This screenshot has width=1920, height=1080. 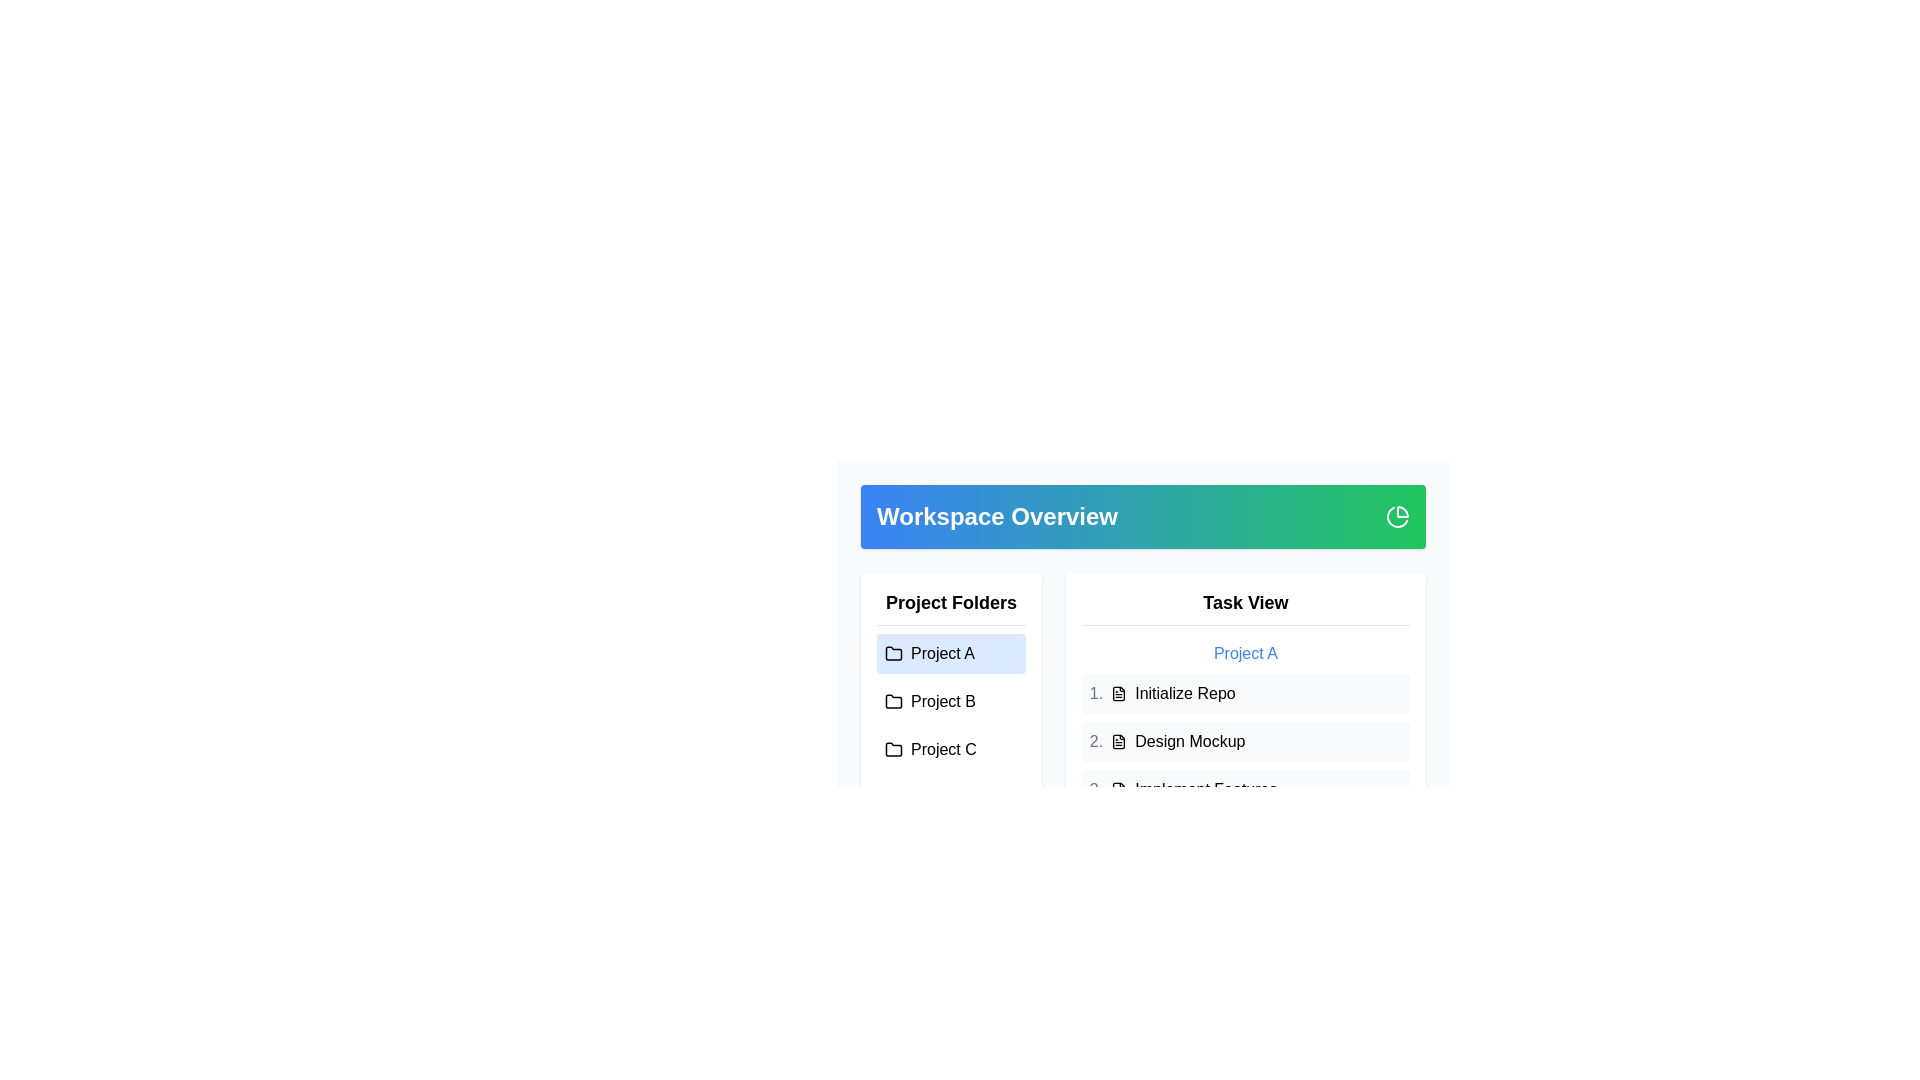 What do you see at coordinates (1118, 693) in the screenshot?
I see `the icon representing a document or file-related task located to the left of the text for the first task labeled 'Initialize Repo' in the 'Task View' section` at bounding box center [1118, 693].